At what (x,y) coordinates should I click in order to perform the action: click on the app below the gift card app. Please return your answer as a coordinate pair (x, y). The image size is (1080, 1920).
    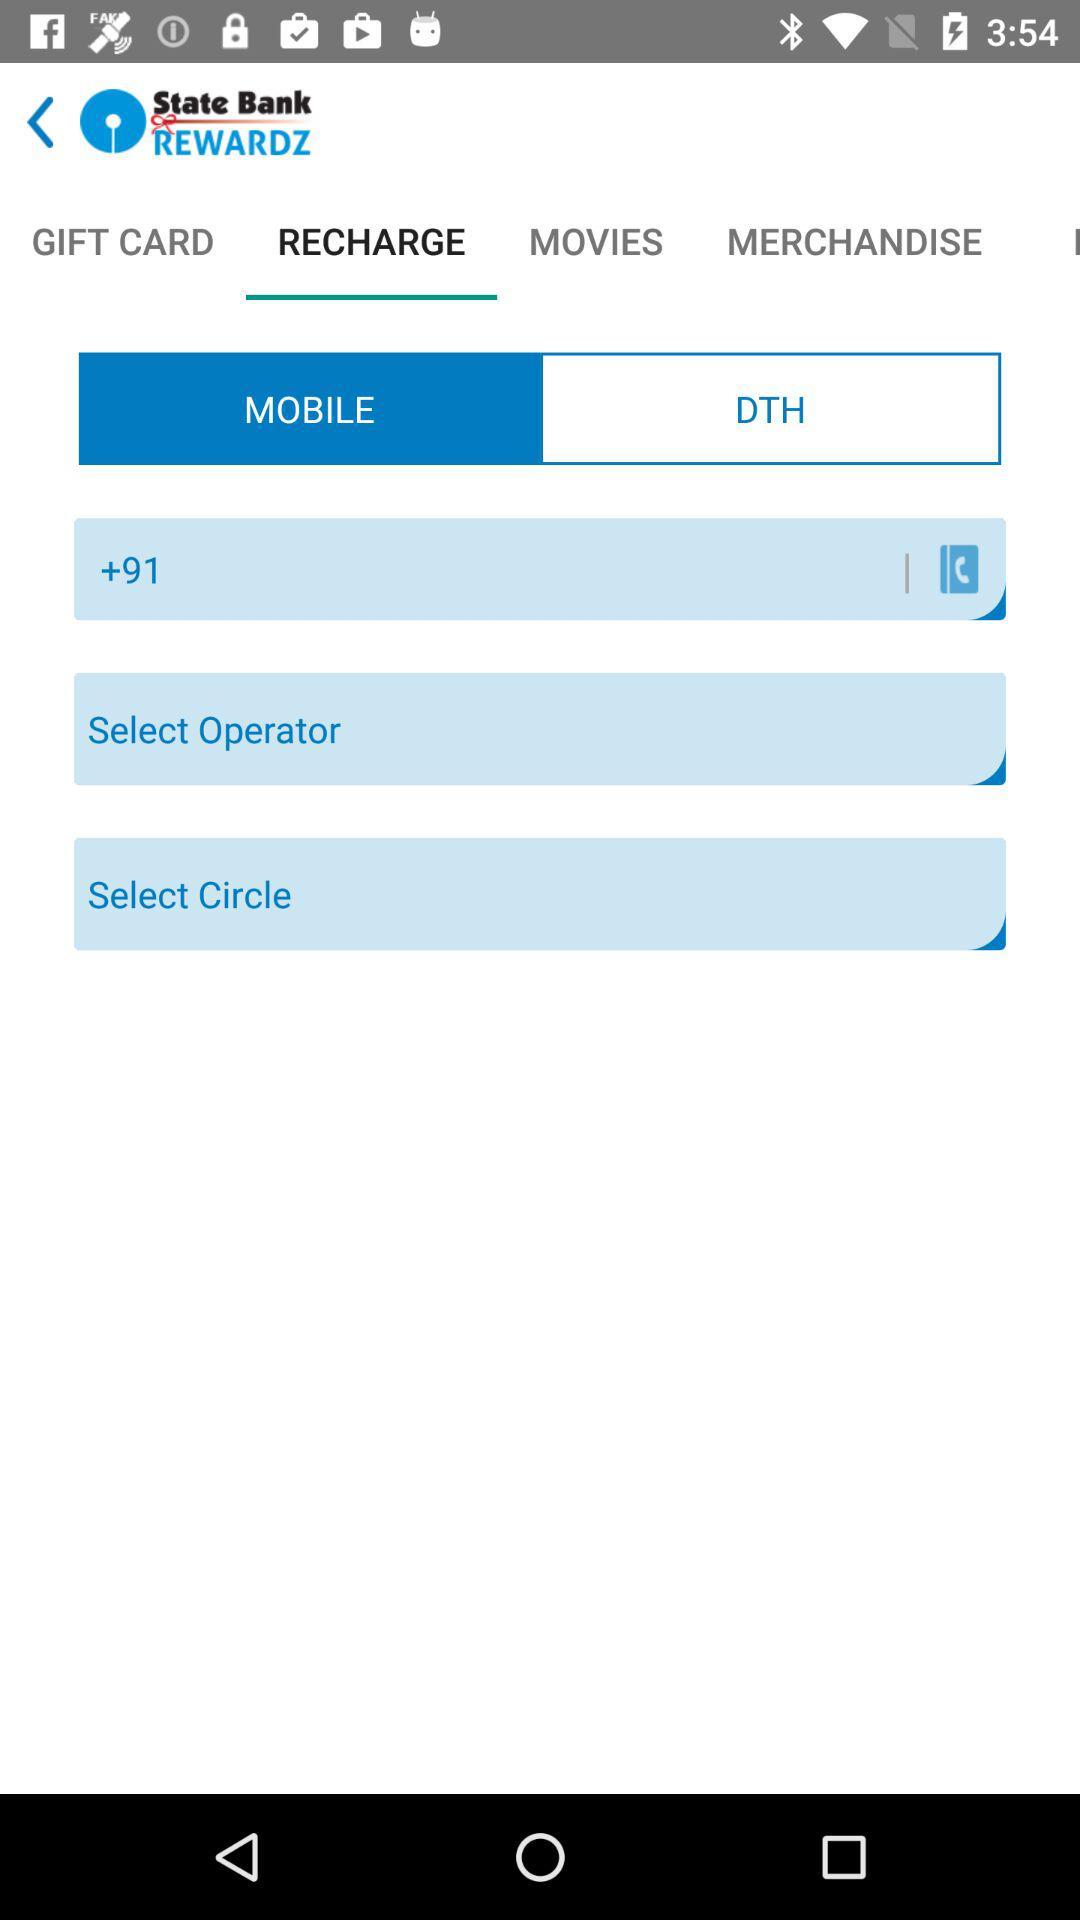
    Looking at the image, I should click on (309, 407).